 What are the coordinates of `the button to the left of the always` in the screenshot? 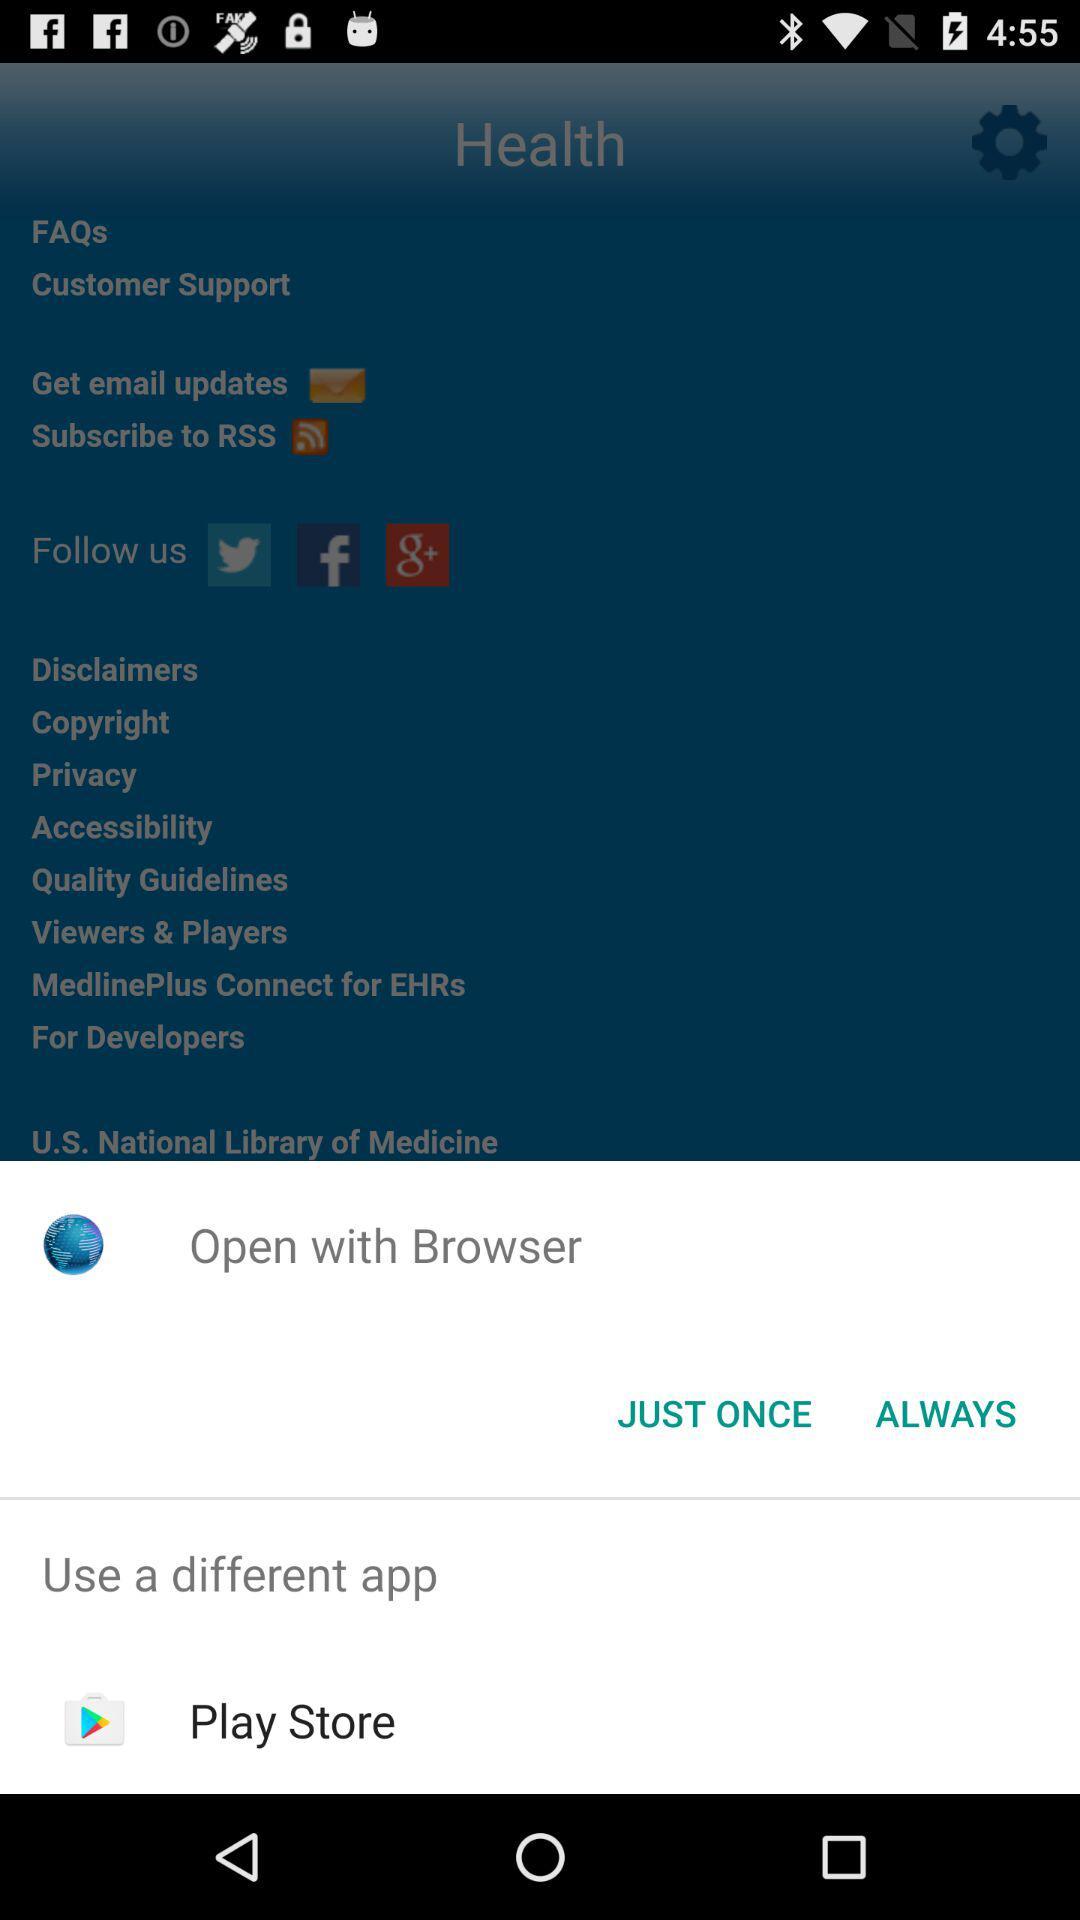 It's located at (713, 1411).